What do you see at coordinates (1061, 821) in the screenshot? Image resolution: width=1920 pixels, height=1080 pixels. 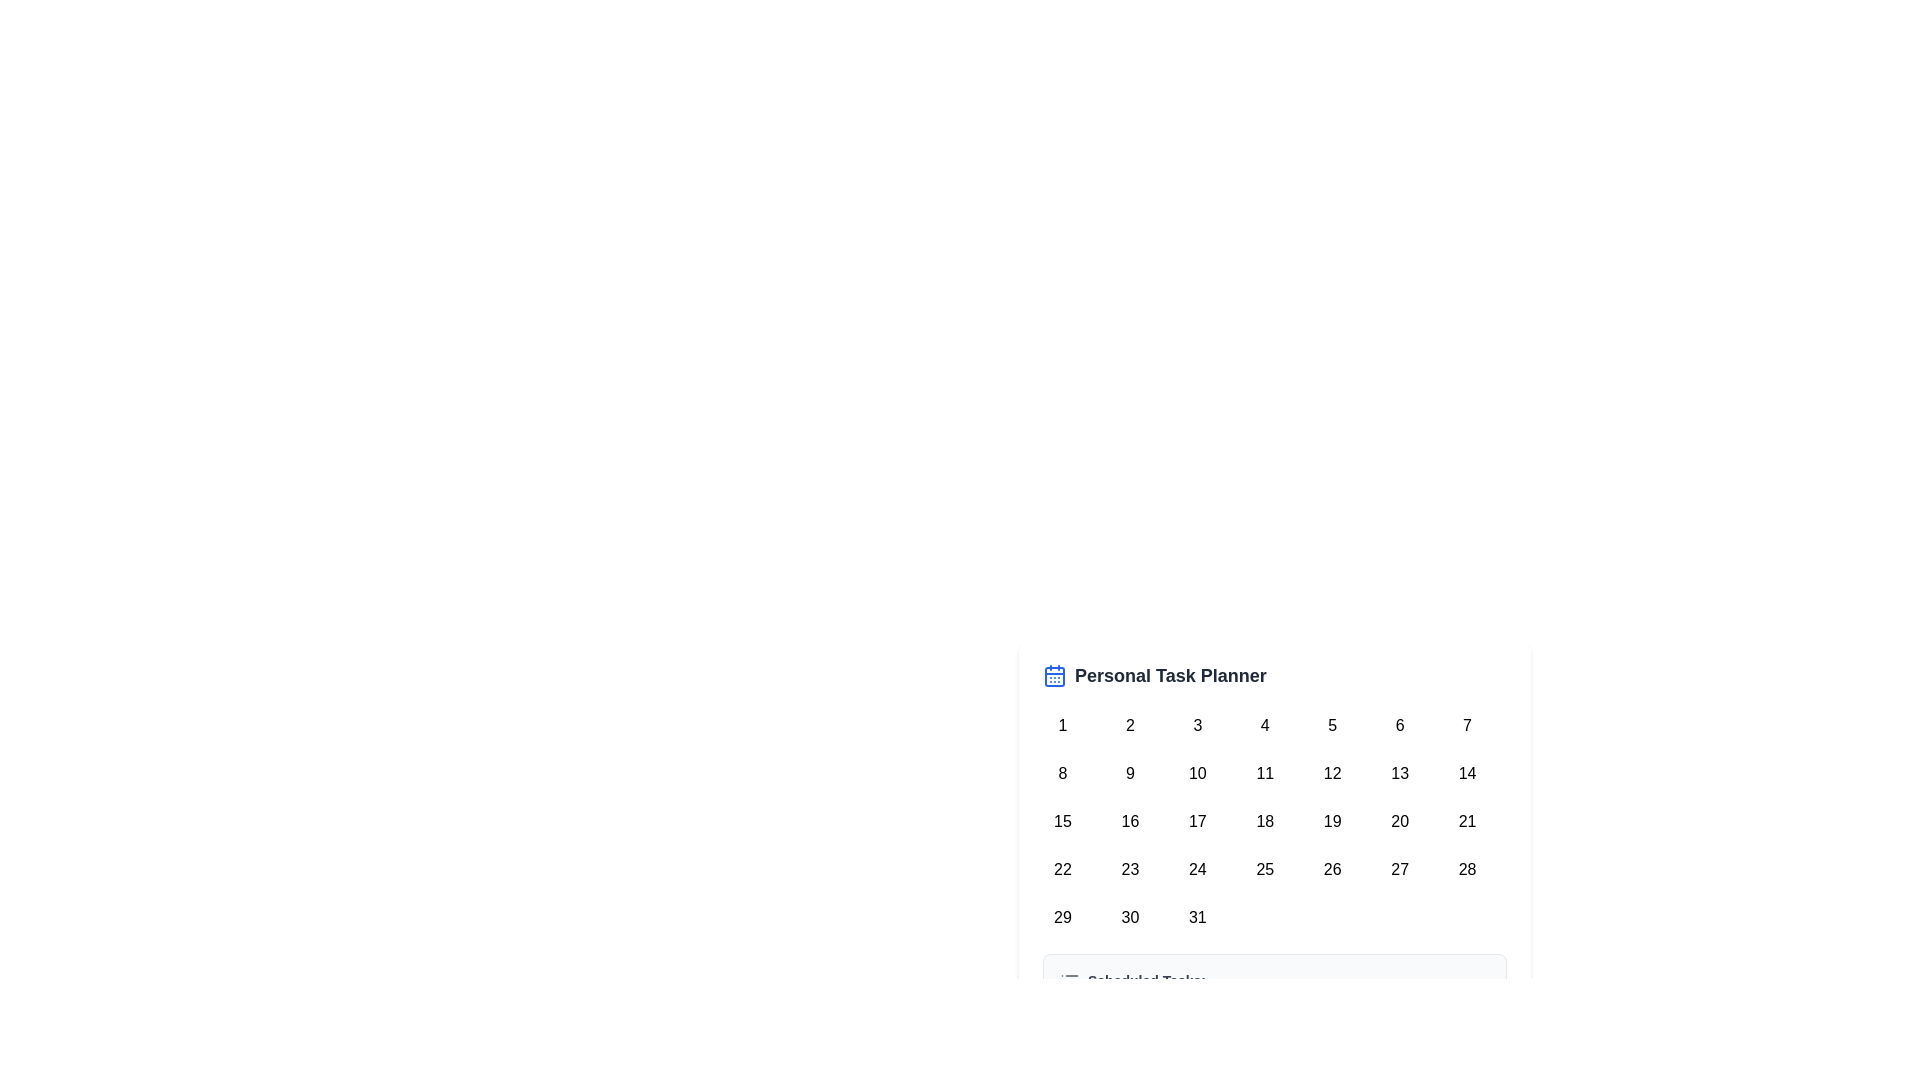 I see `the circular button displaying the number '15' located` at bounding box center [1061, 821].